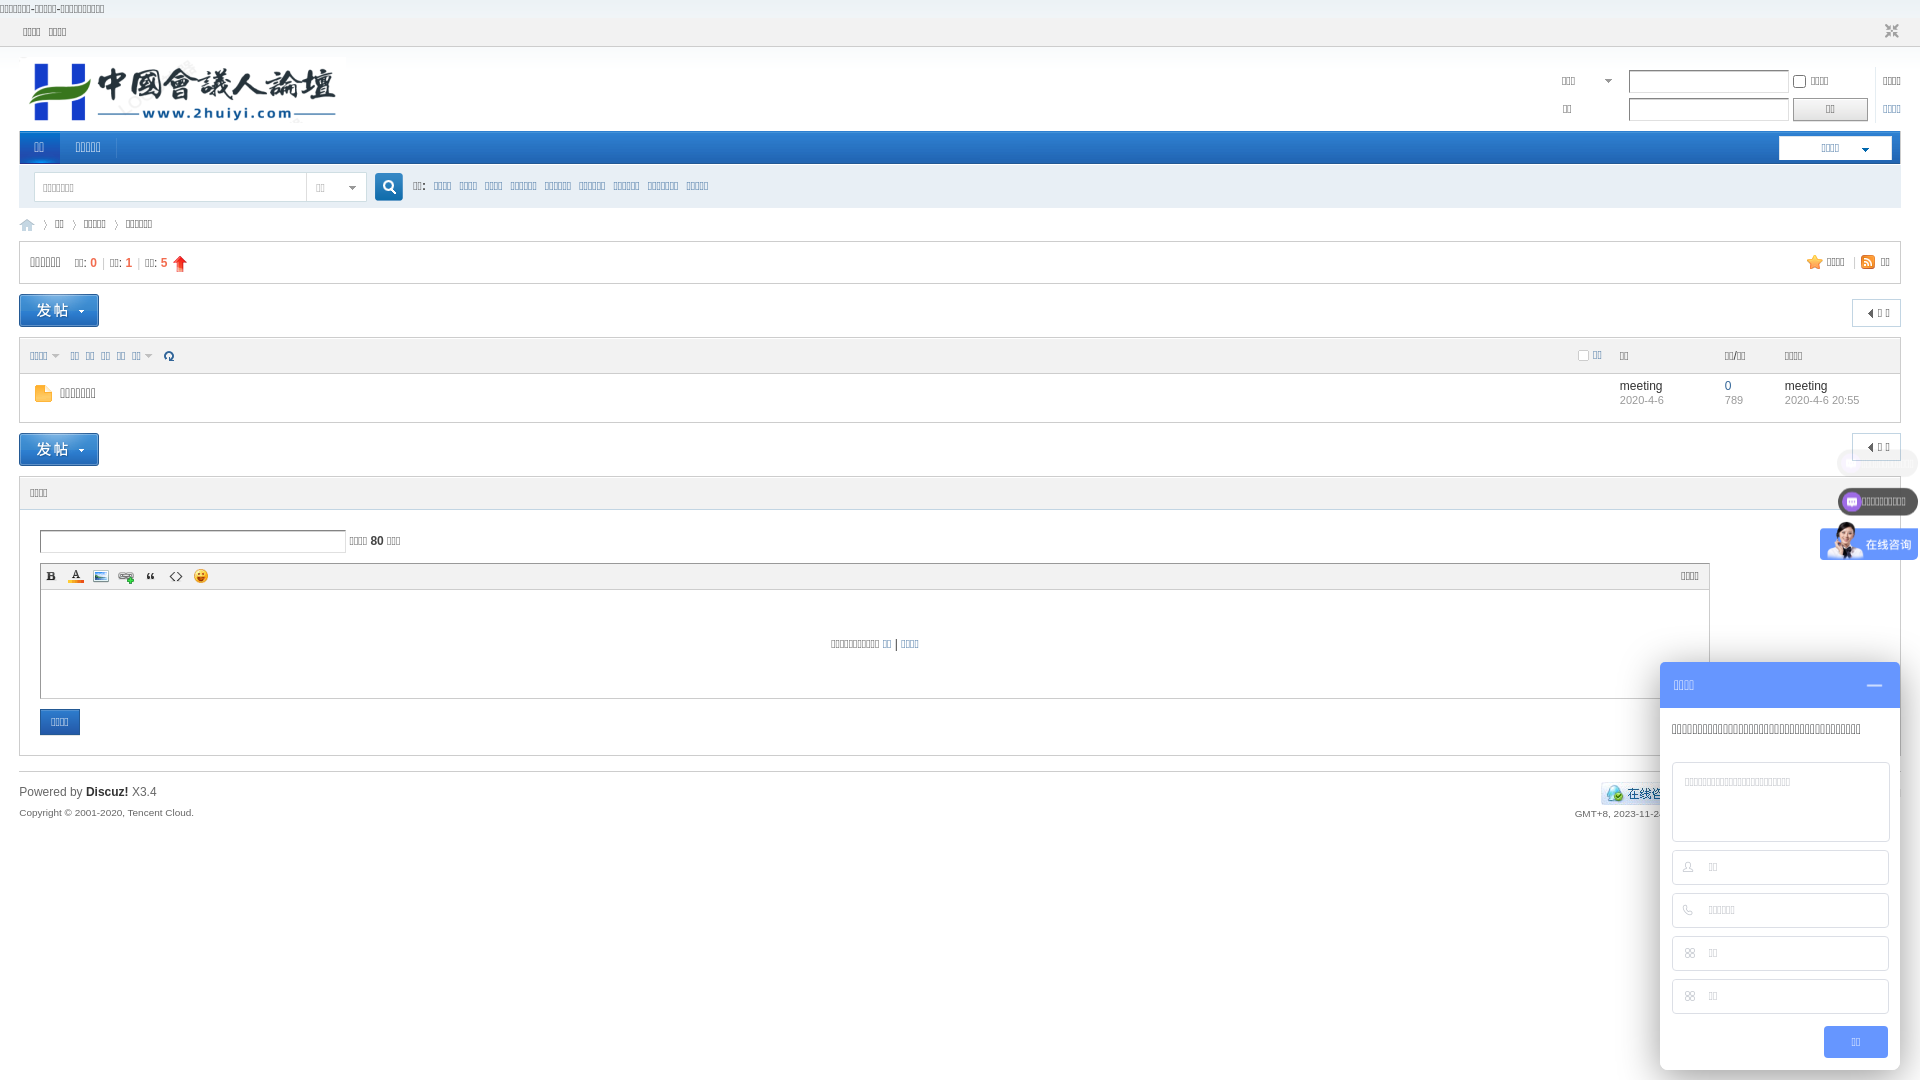 The height and width of the screenshot is (1080, 1920). What do you see at coordinates (1641, 792) in the screenshot?
I see `'QQ'` at bounding box center [1641, 792].